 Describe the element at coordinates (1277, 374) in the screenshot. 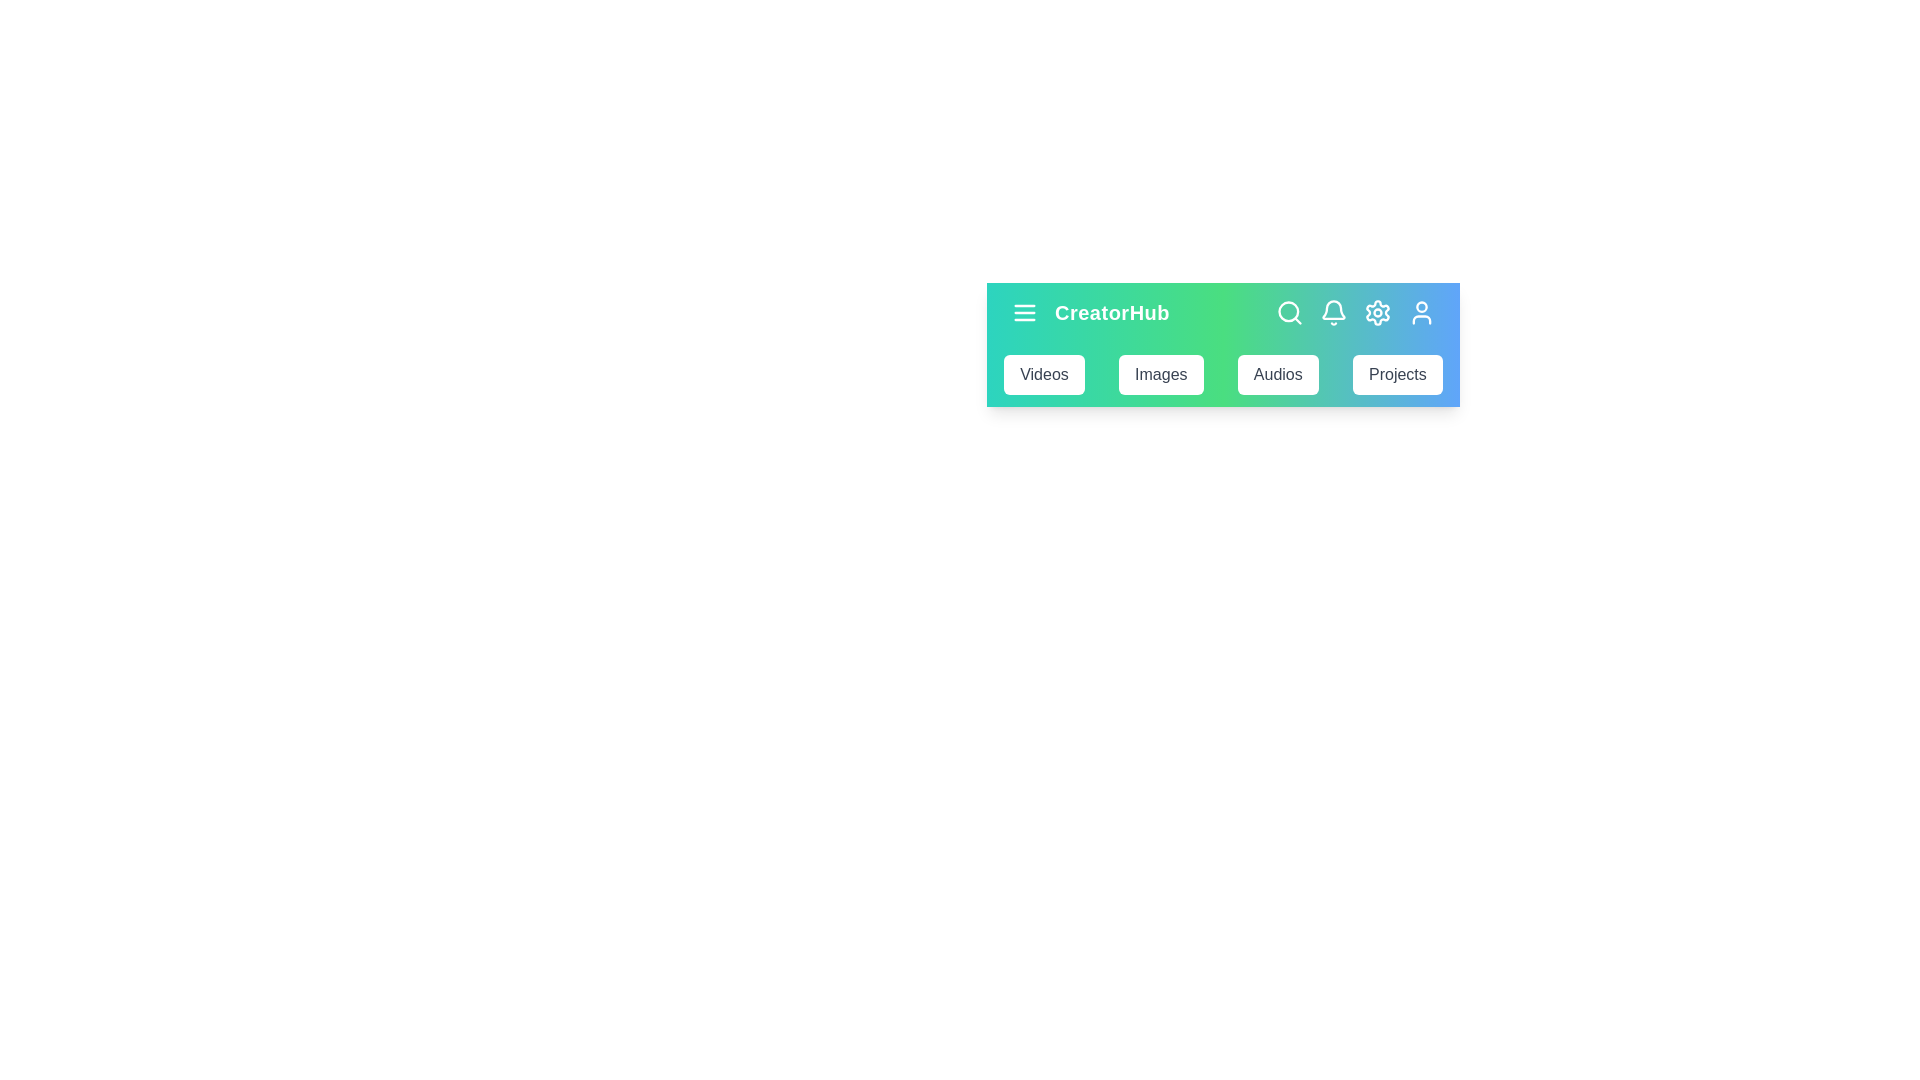

I see `the Audios navigation bar item to navigate to its section` at that location.